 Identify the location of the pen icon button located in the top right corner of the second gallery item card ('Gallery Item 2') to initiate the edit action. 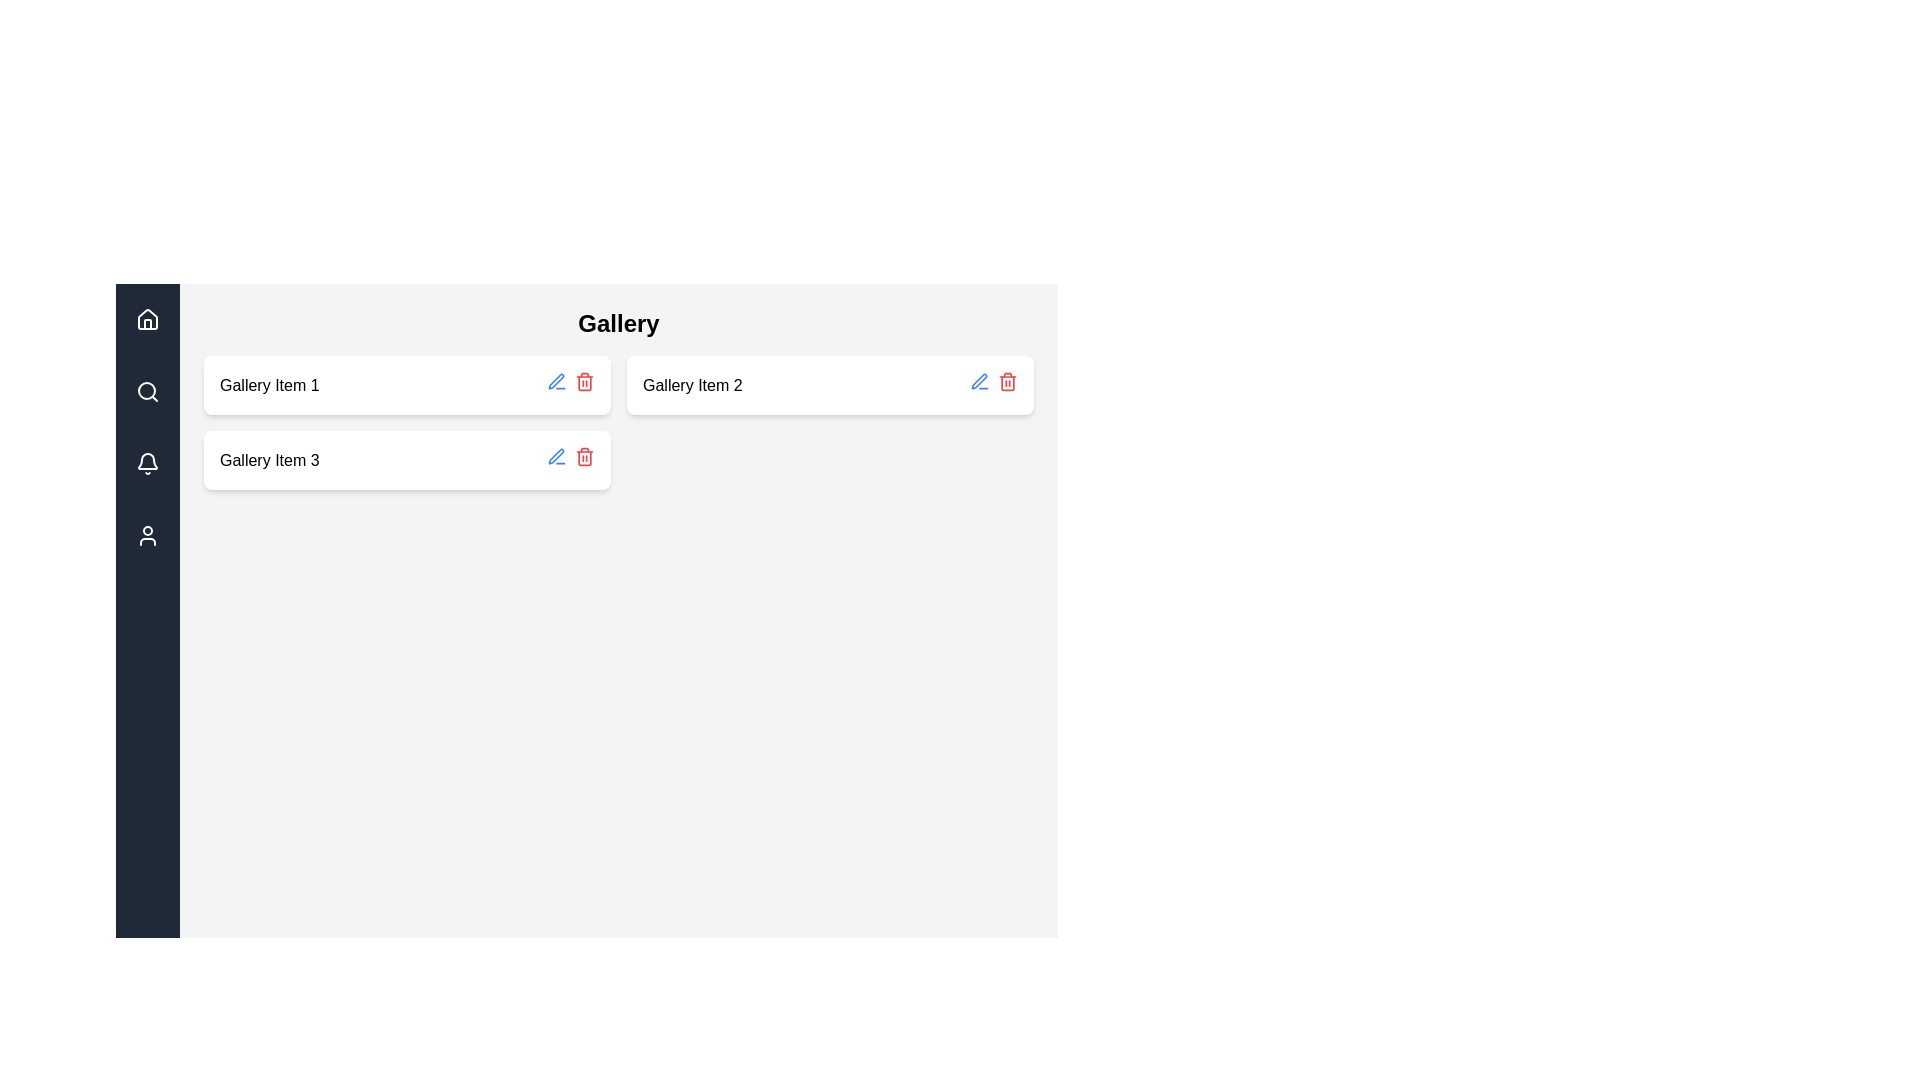
(979, 381).